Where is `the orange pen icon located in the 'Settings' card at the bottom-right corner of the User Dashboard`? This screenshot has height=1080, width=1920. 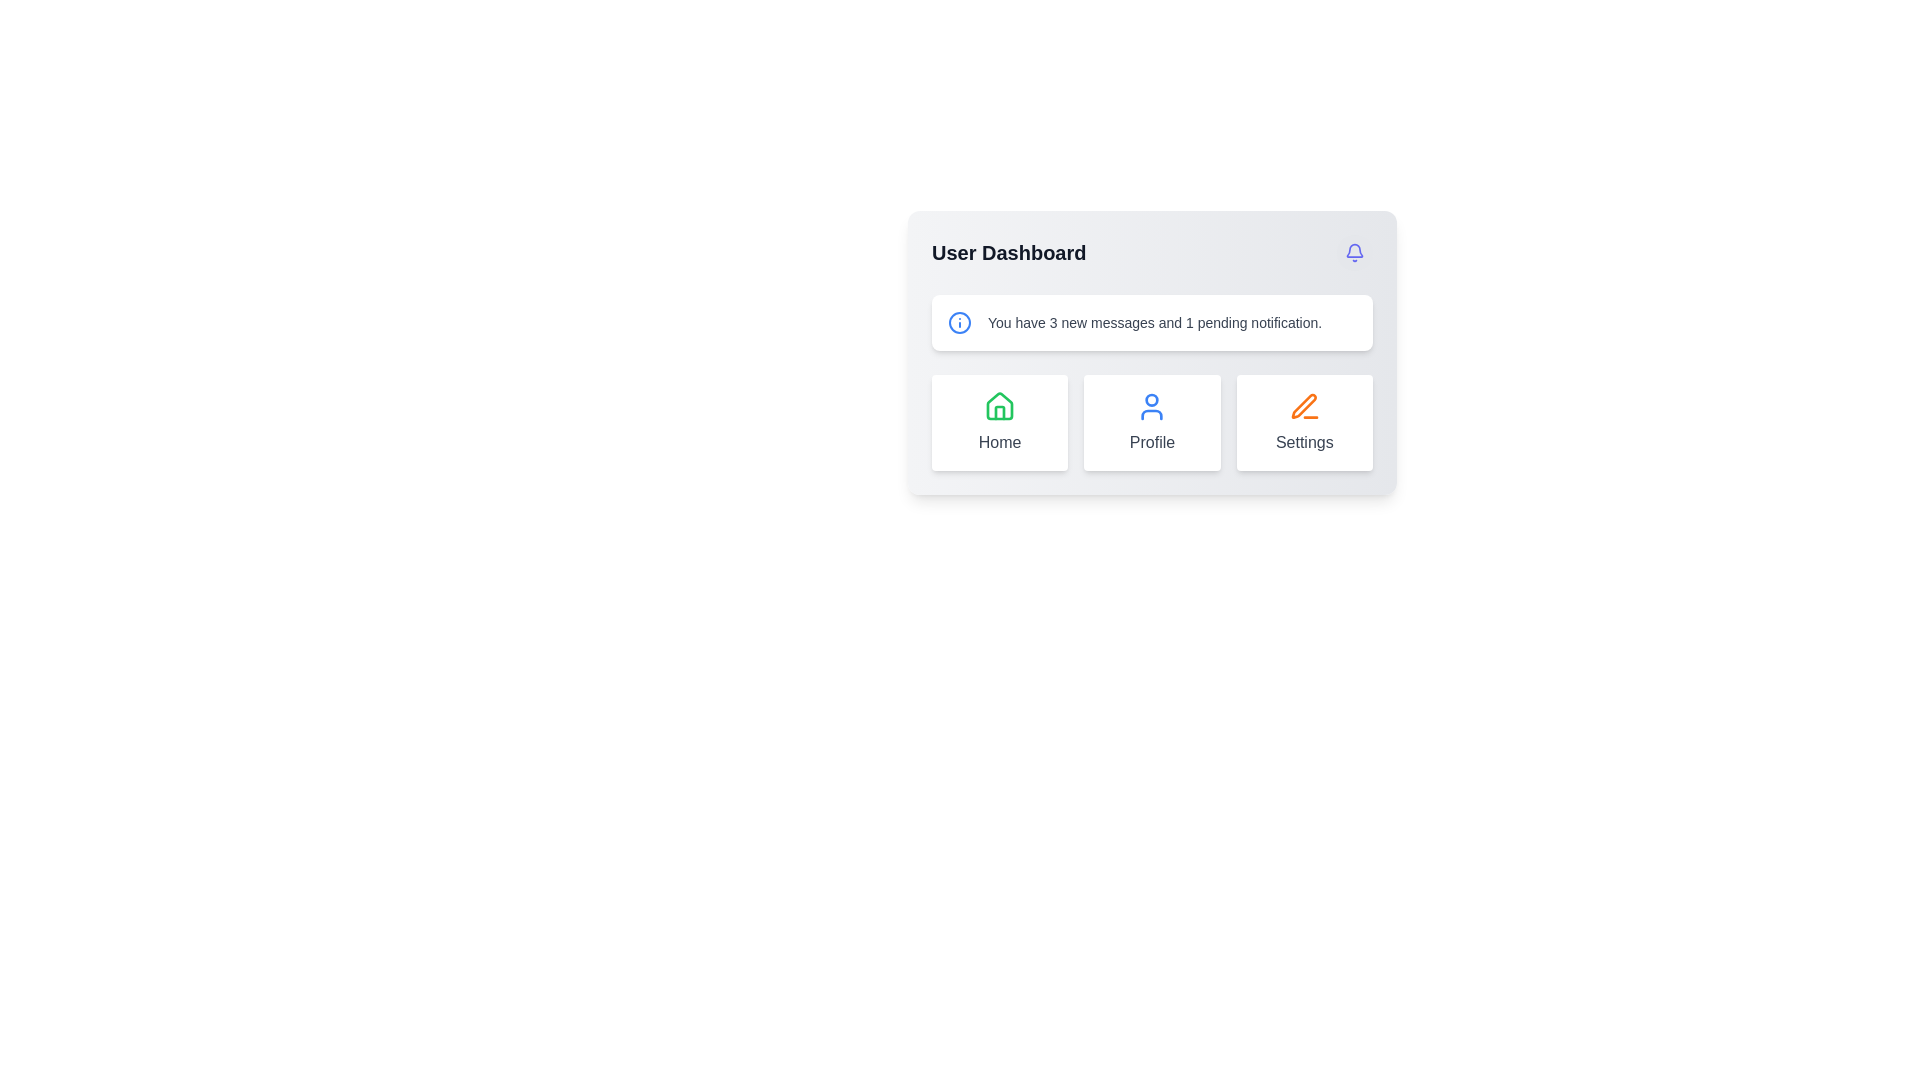
the orange pen icon located in the 'Settings' card at the bottom-right corner of the User Dashboard is located at coordinates (1304, 406).